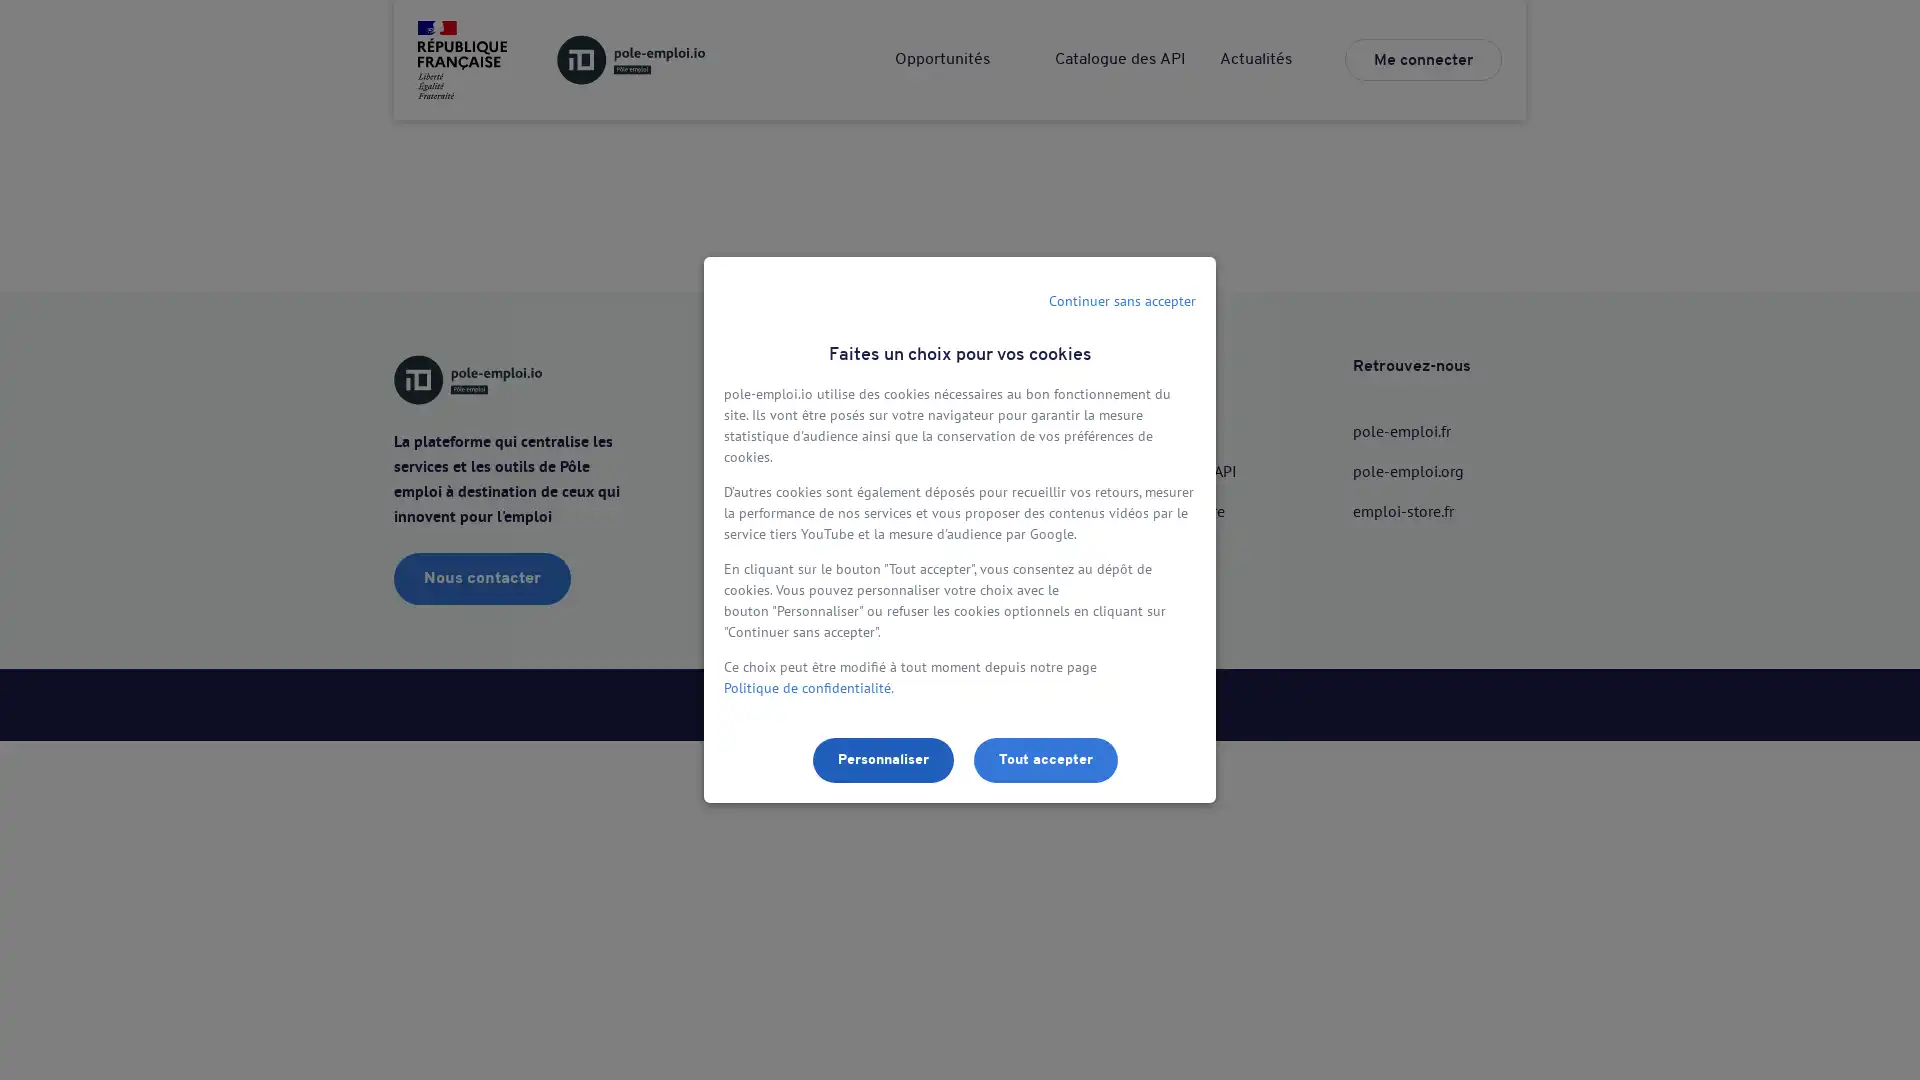 The width and height of the screenshot is (1920, 1080). I want to click on Utiliser lAPI, so click(470, 527).